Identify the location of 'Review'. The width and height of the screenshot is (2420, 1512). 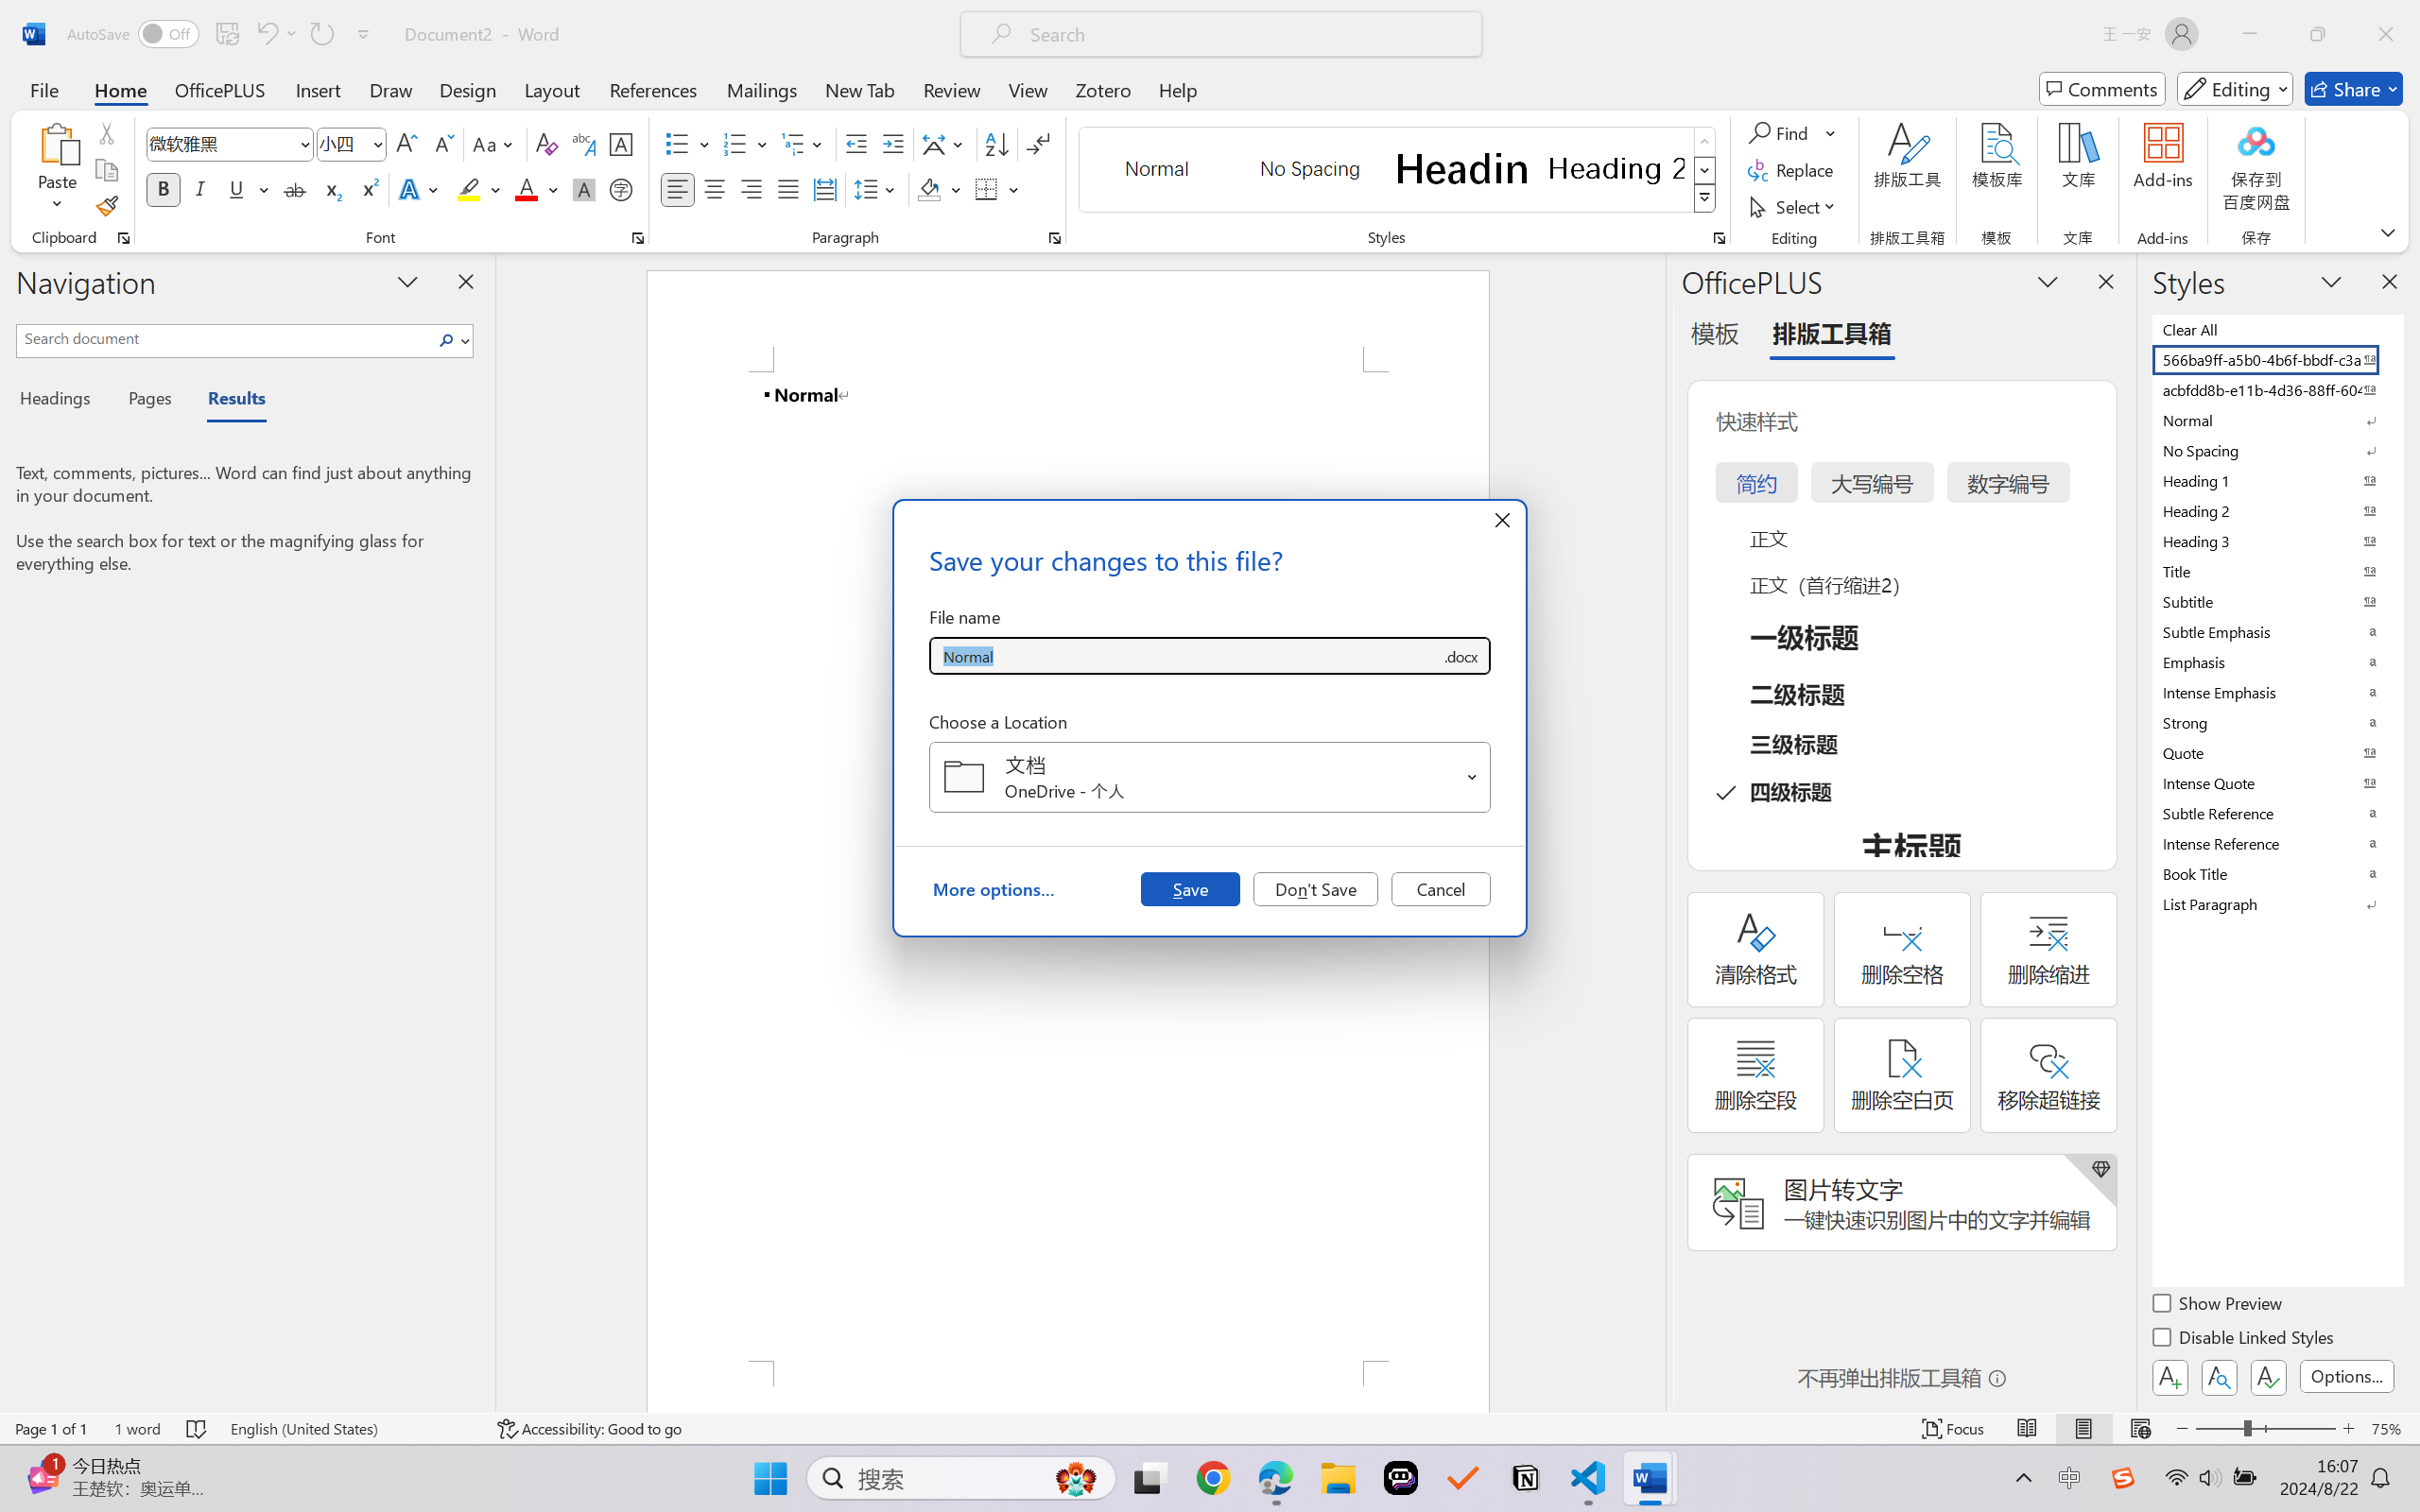
(951, 88).